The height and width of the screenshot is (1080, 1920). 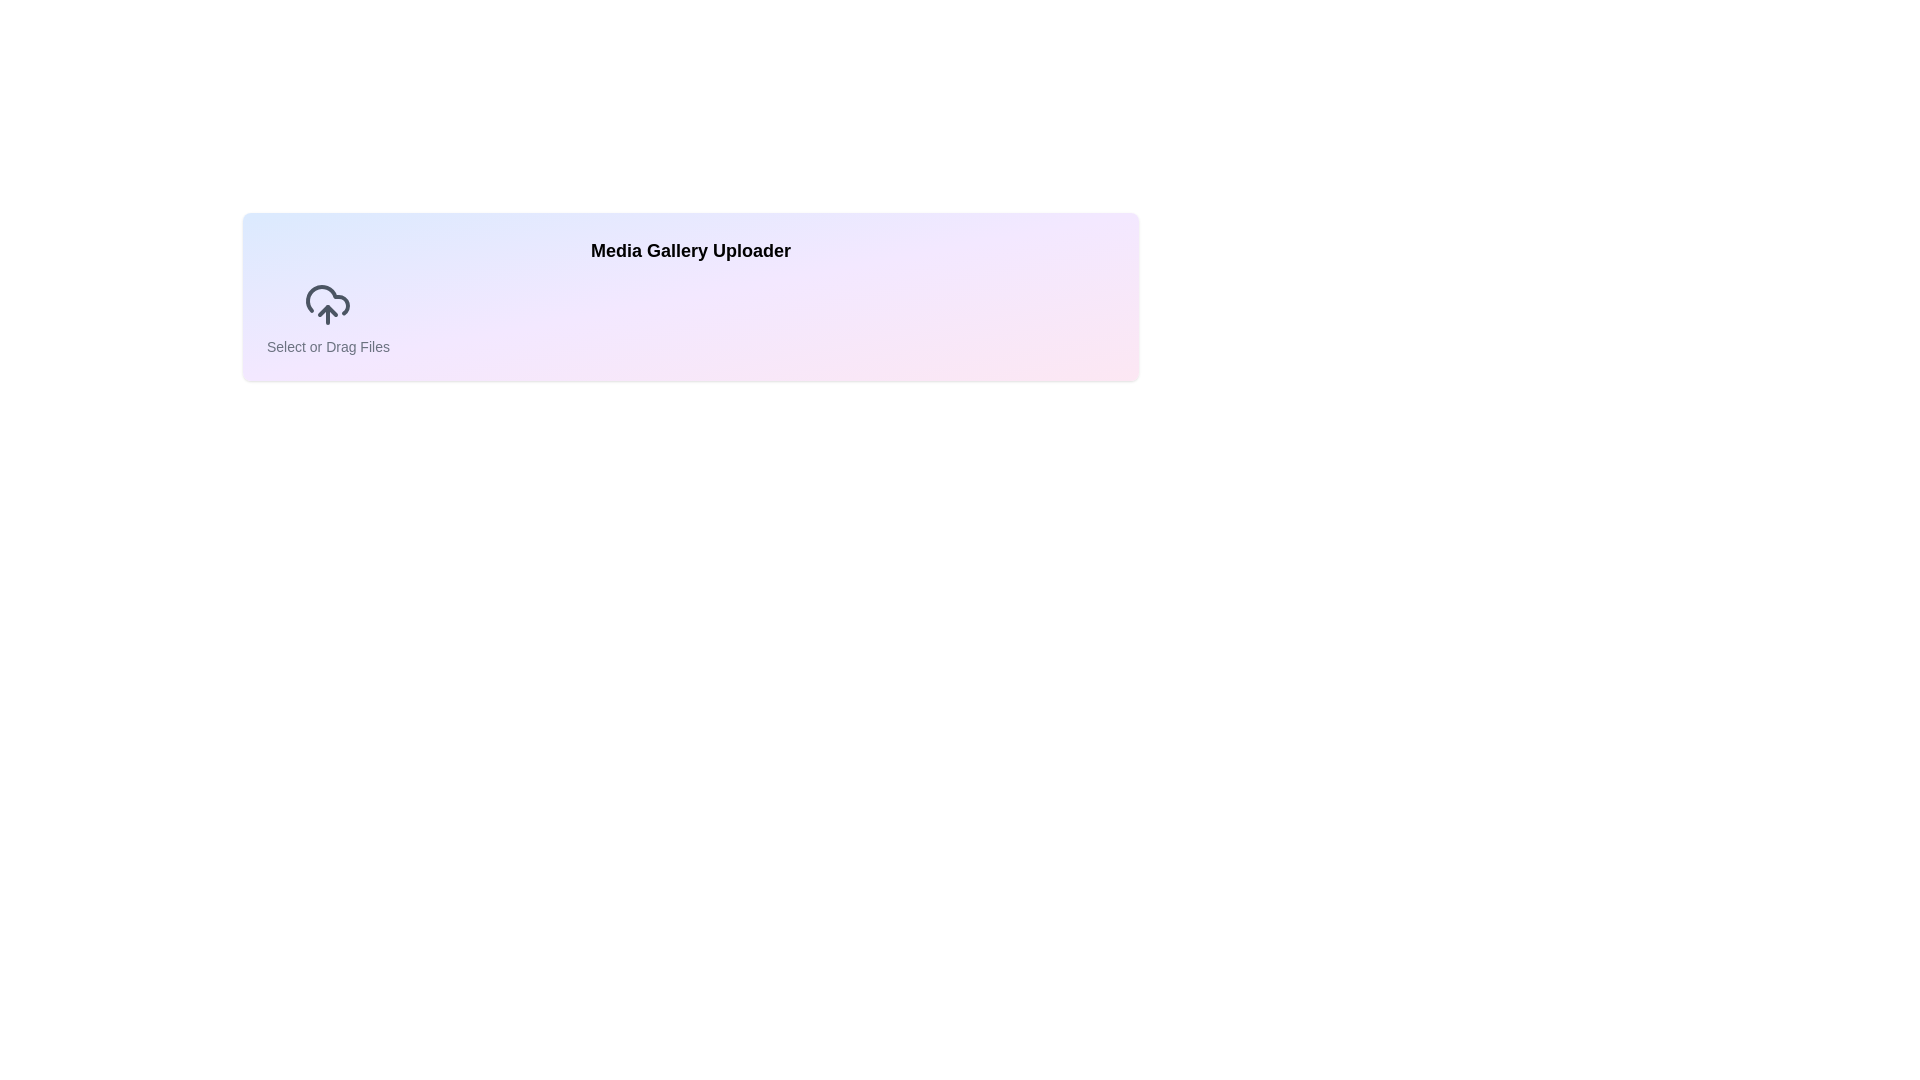 What do you see at coordinates (328, 300) in the screenshot?
I see `the cloud-upload icon's middle portion, which visually represents the cloud in the upload functionality, located beside the 'Select or Drag Files' label` at bounding box center [328, 300].